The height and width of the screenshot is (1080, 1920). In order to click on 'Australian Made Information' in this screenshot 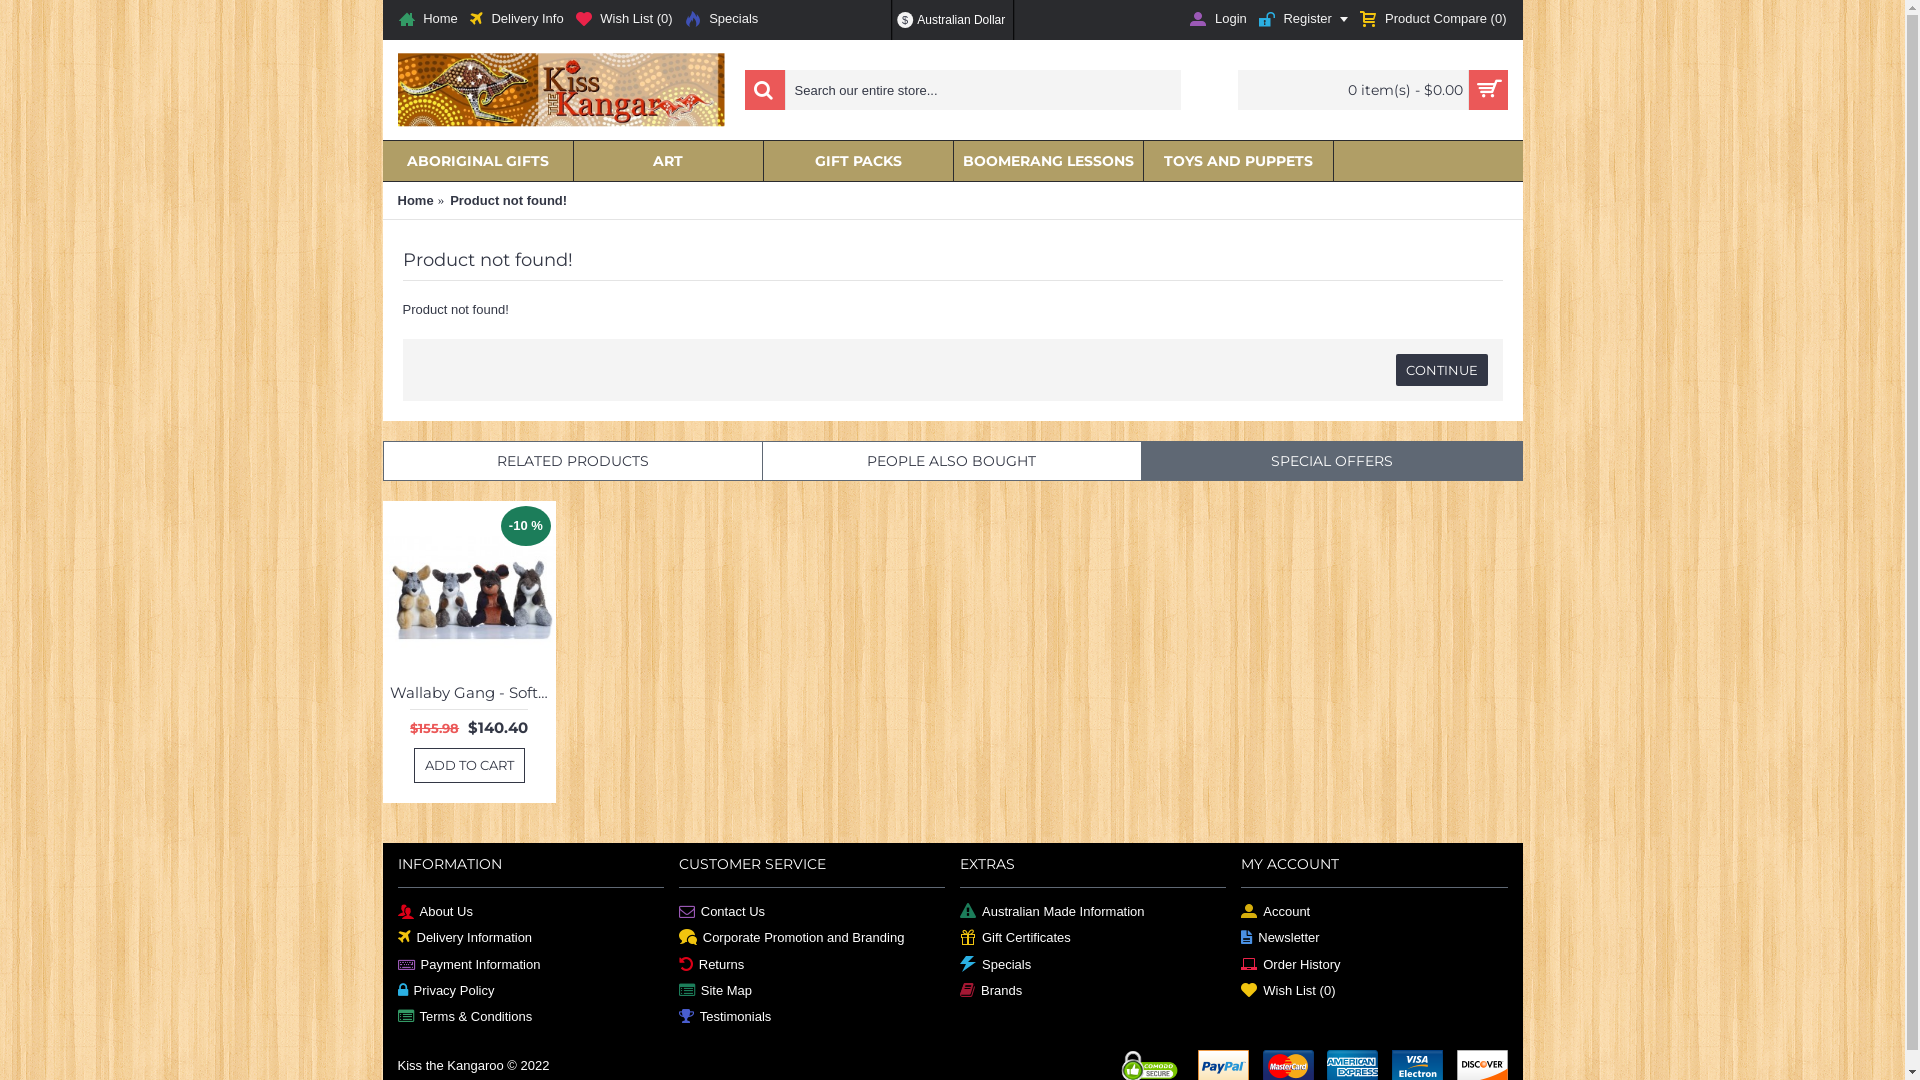, I will do `click(1092, 911)`.